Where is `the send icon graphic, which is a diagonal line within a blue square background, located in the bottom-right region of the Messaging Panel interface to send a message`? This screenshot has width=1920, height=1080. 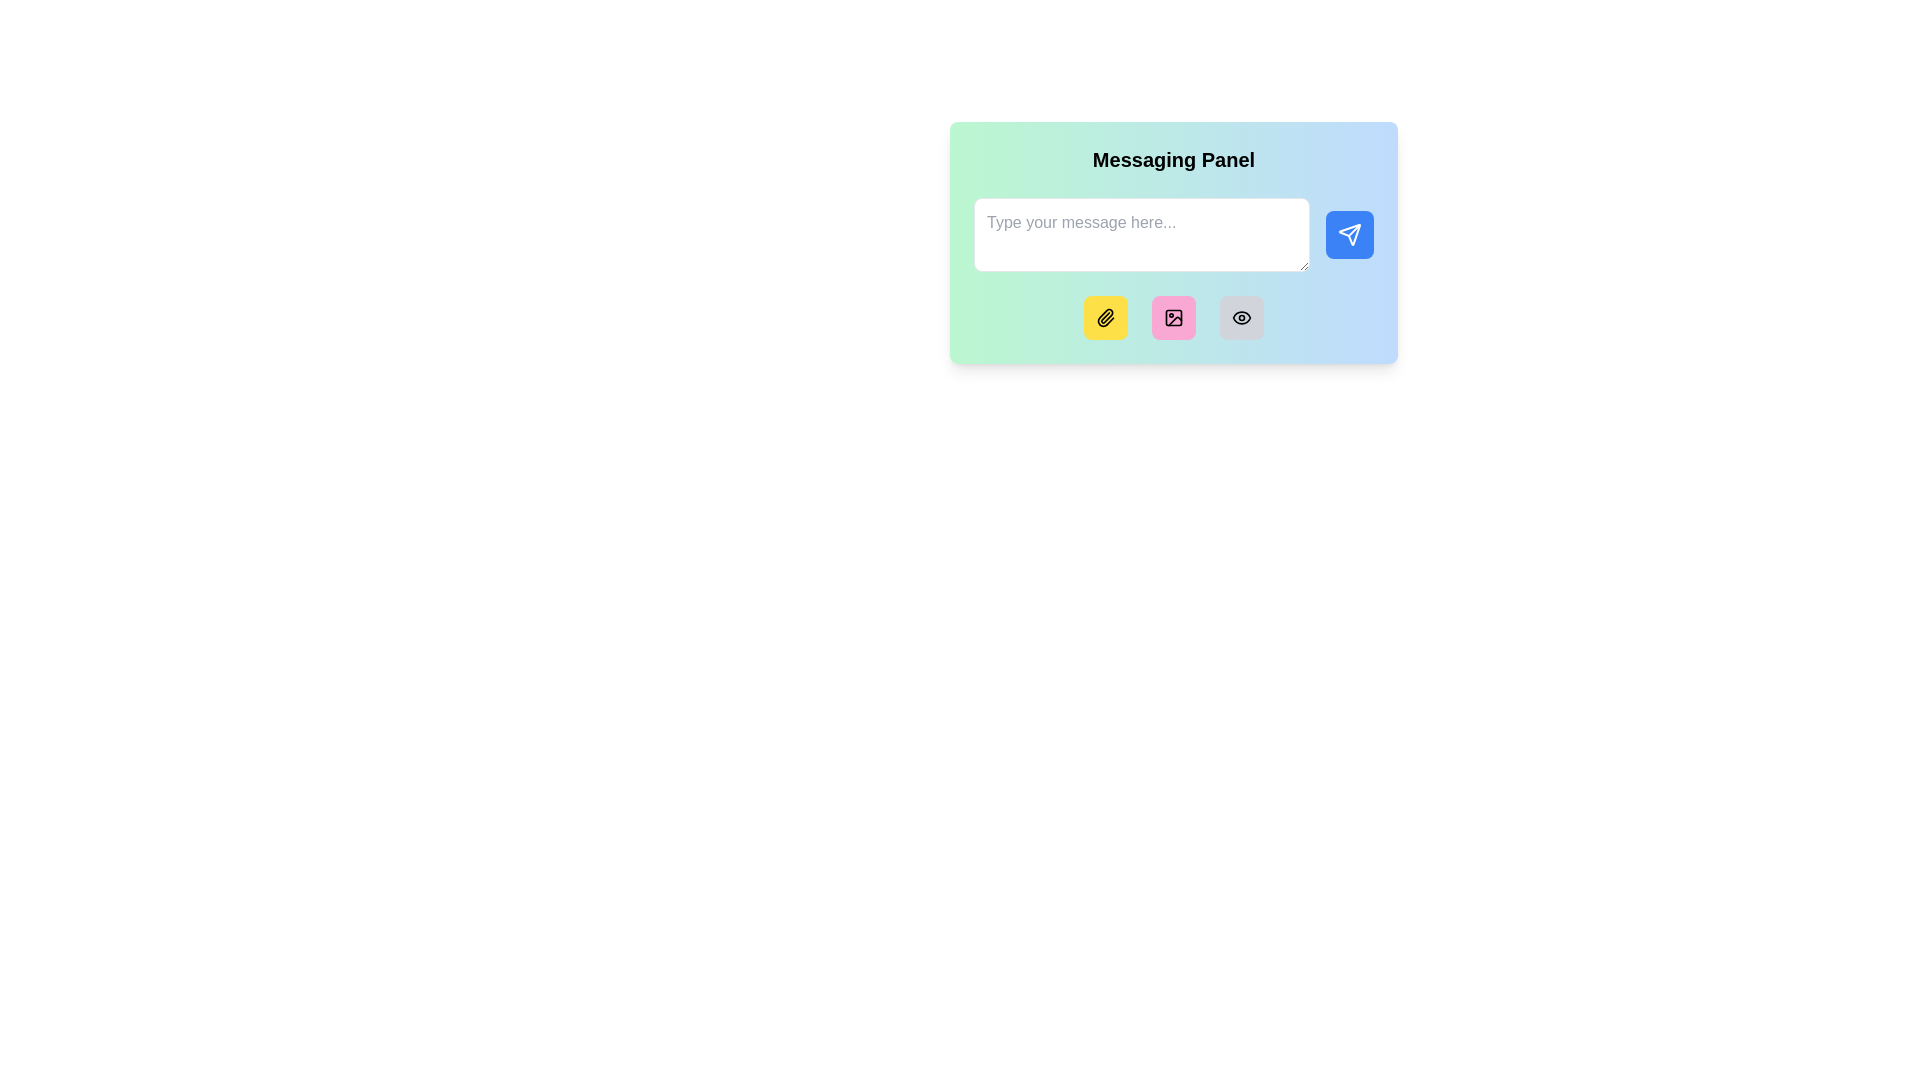
the send icon graphic, which is a diagonal line within a blue square background, located in the bottom-right region of the Messaging Panel interface to send a message is located at coordinates (1354, 229).